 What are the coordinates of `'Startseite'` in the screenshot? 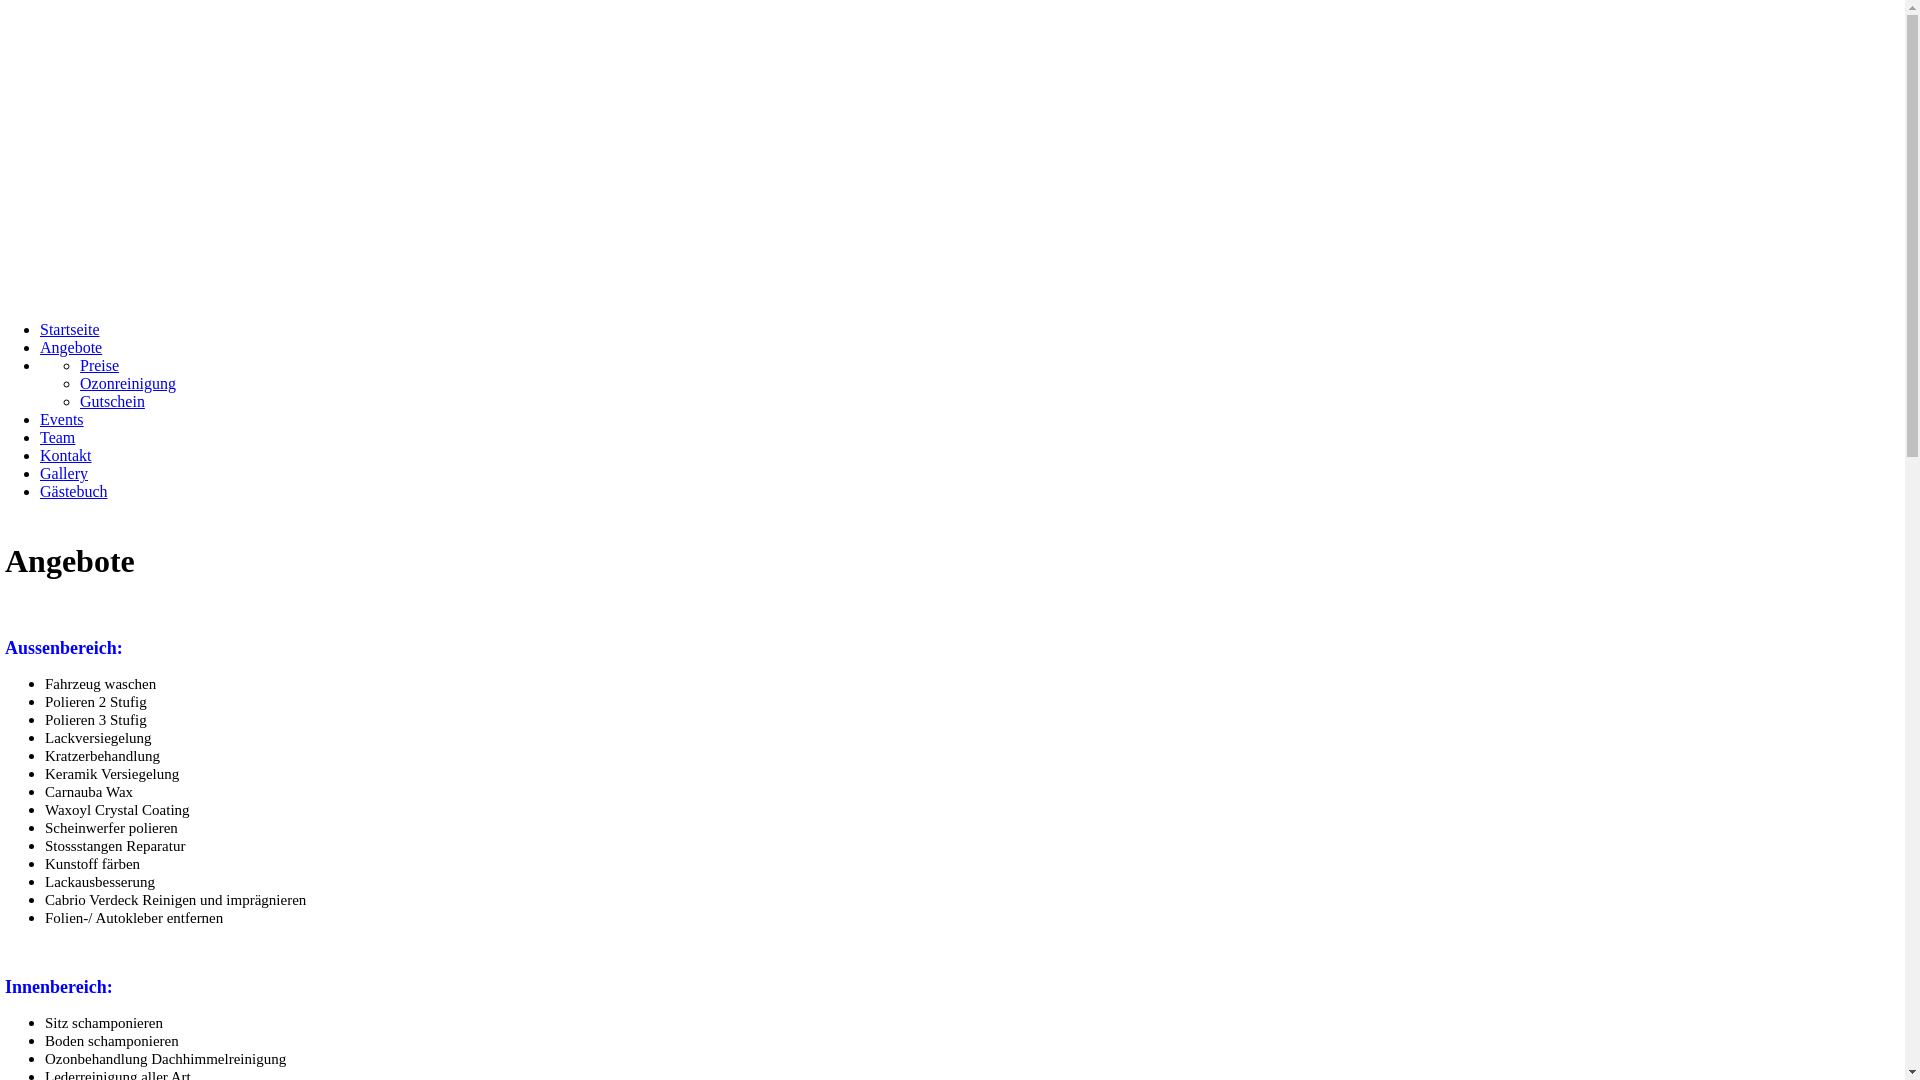 It's located at (70, 328).